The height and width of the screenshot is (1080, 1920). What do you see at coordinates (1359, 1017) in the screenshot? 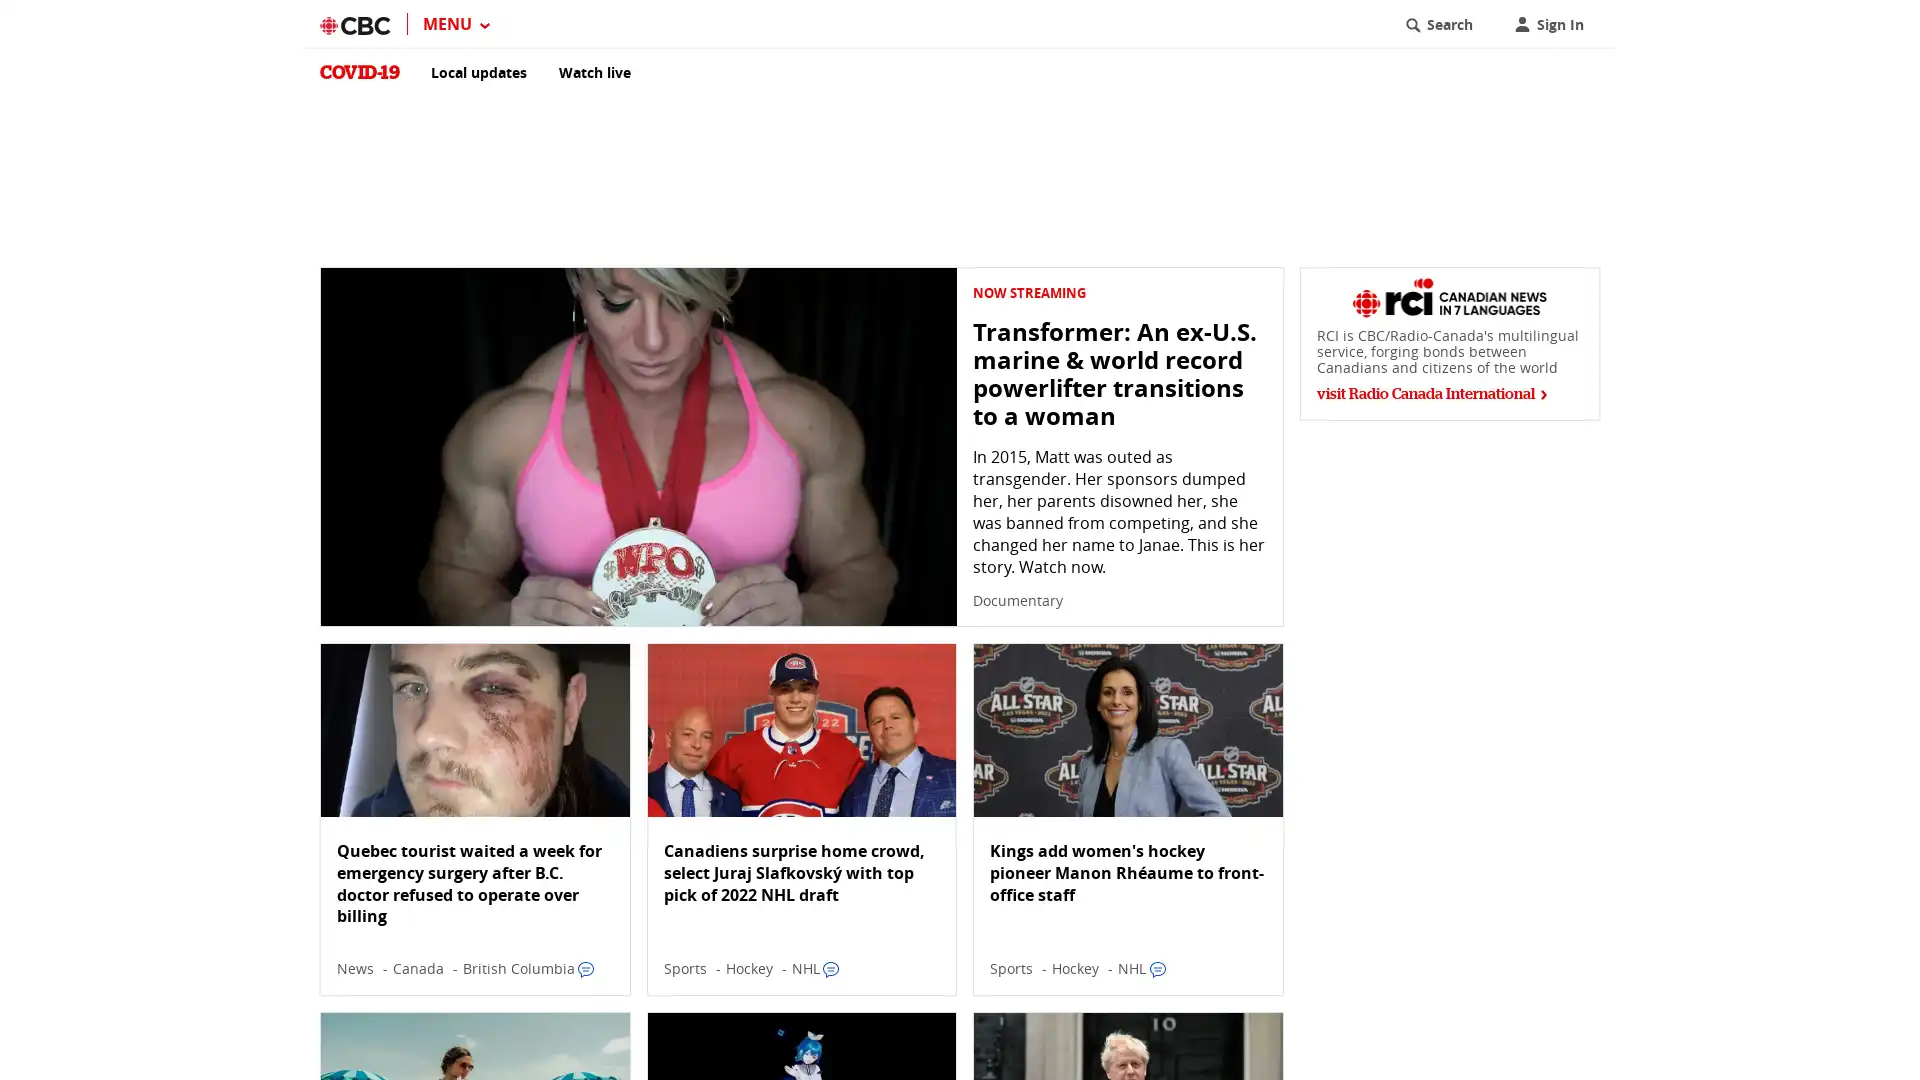
I see `dismiss notification` at bounding box center [1359, 1017].